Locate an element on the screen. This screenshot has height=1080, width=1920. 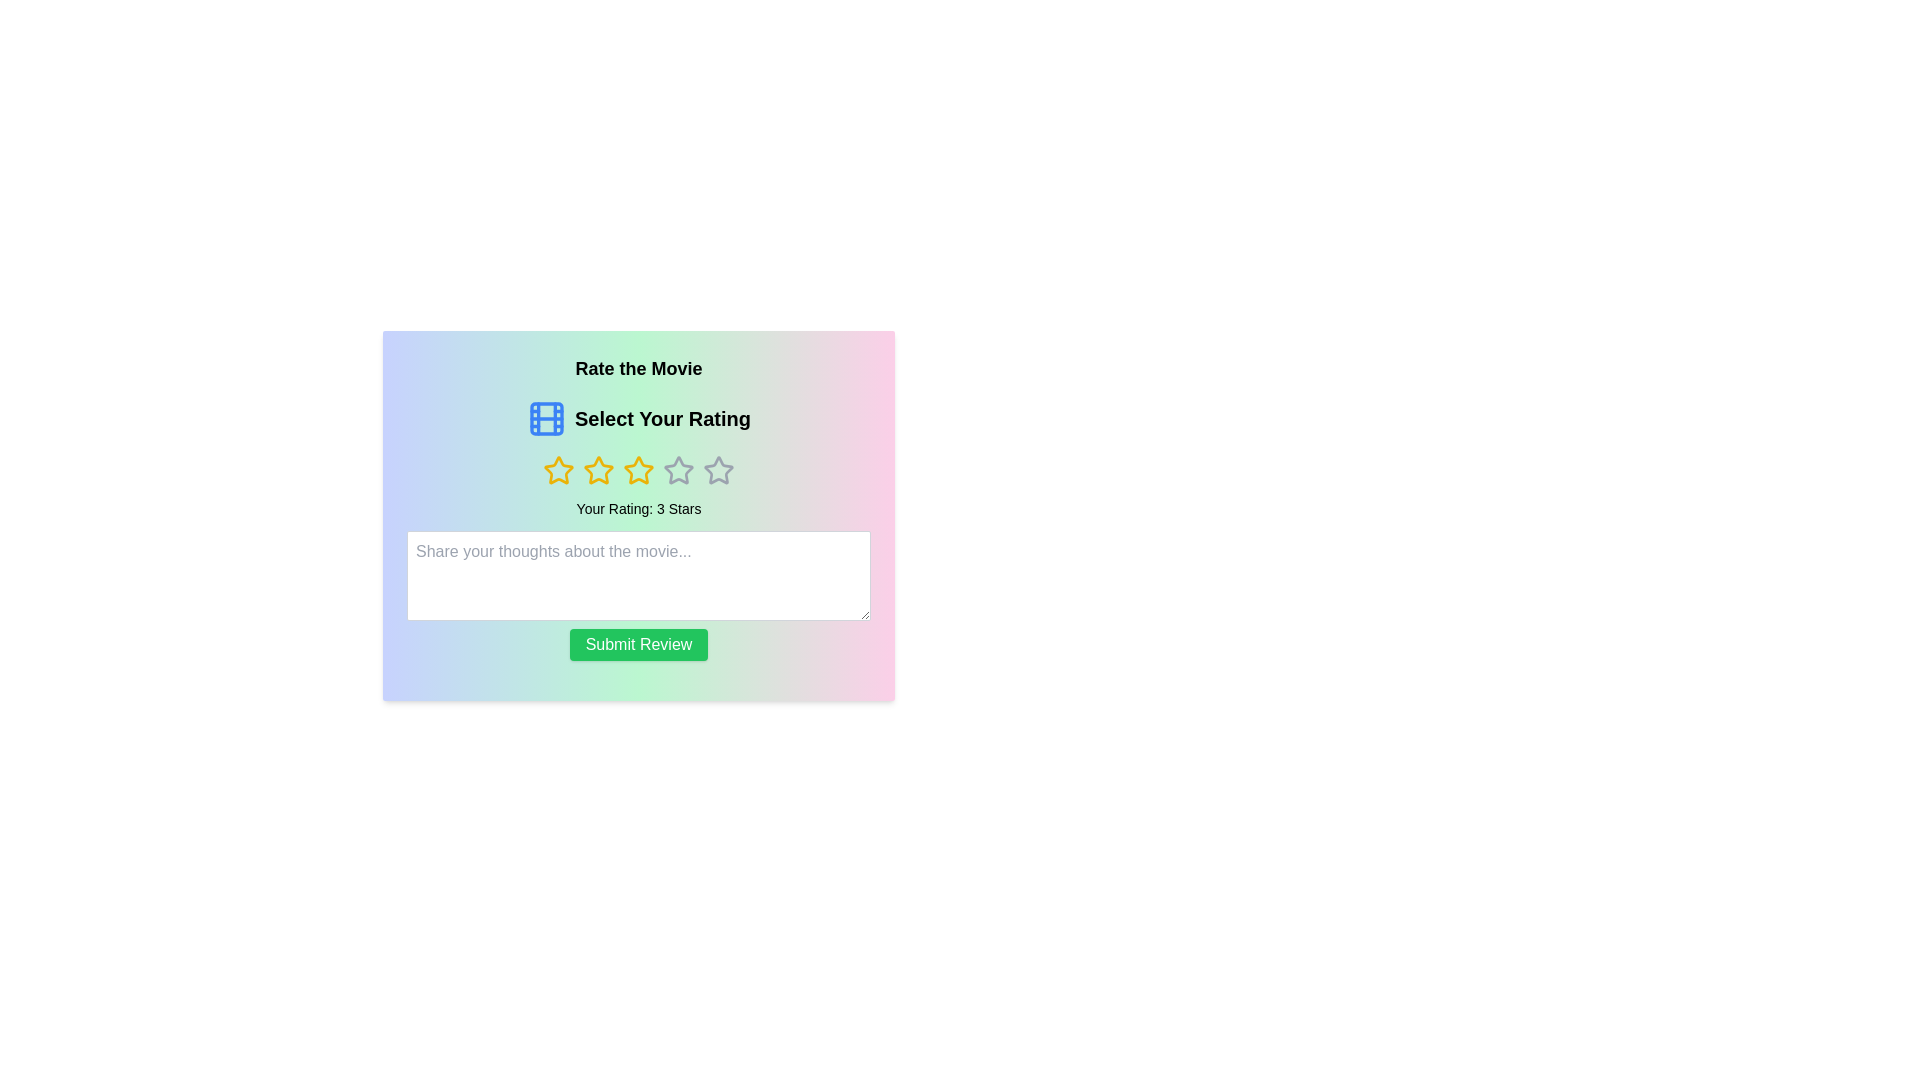
the blue film reel icon located directly left of the 'Select Your Rating' text, which features rounded rectangular cutouts and vertical strips is located at coordinates (547, 418).